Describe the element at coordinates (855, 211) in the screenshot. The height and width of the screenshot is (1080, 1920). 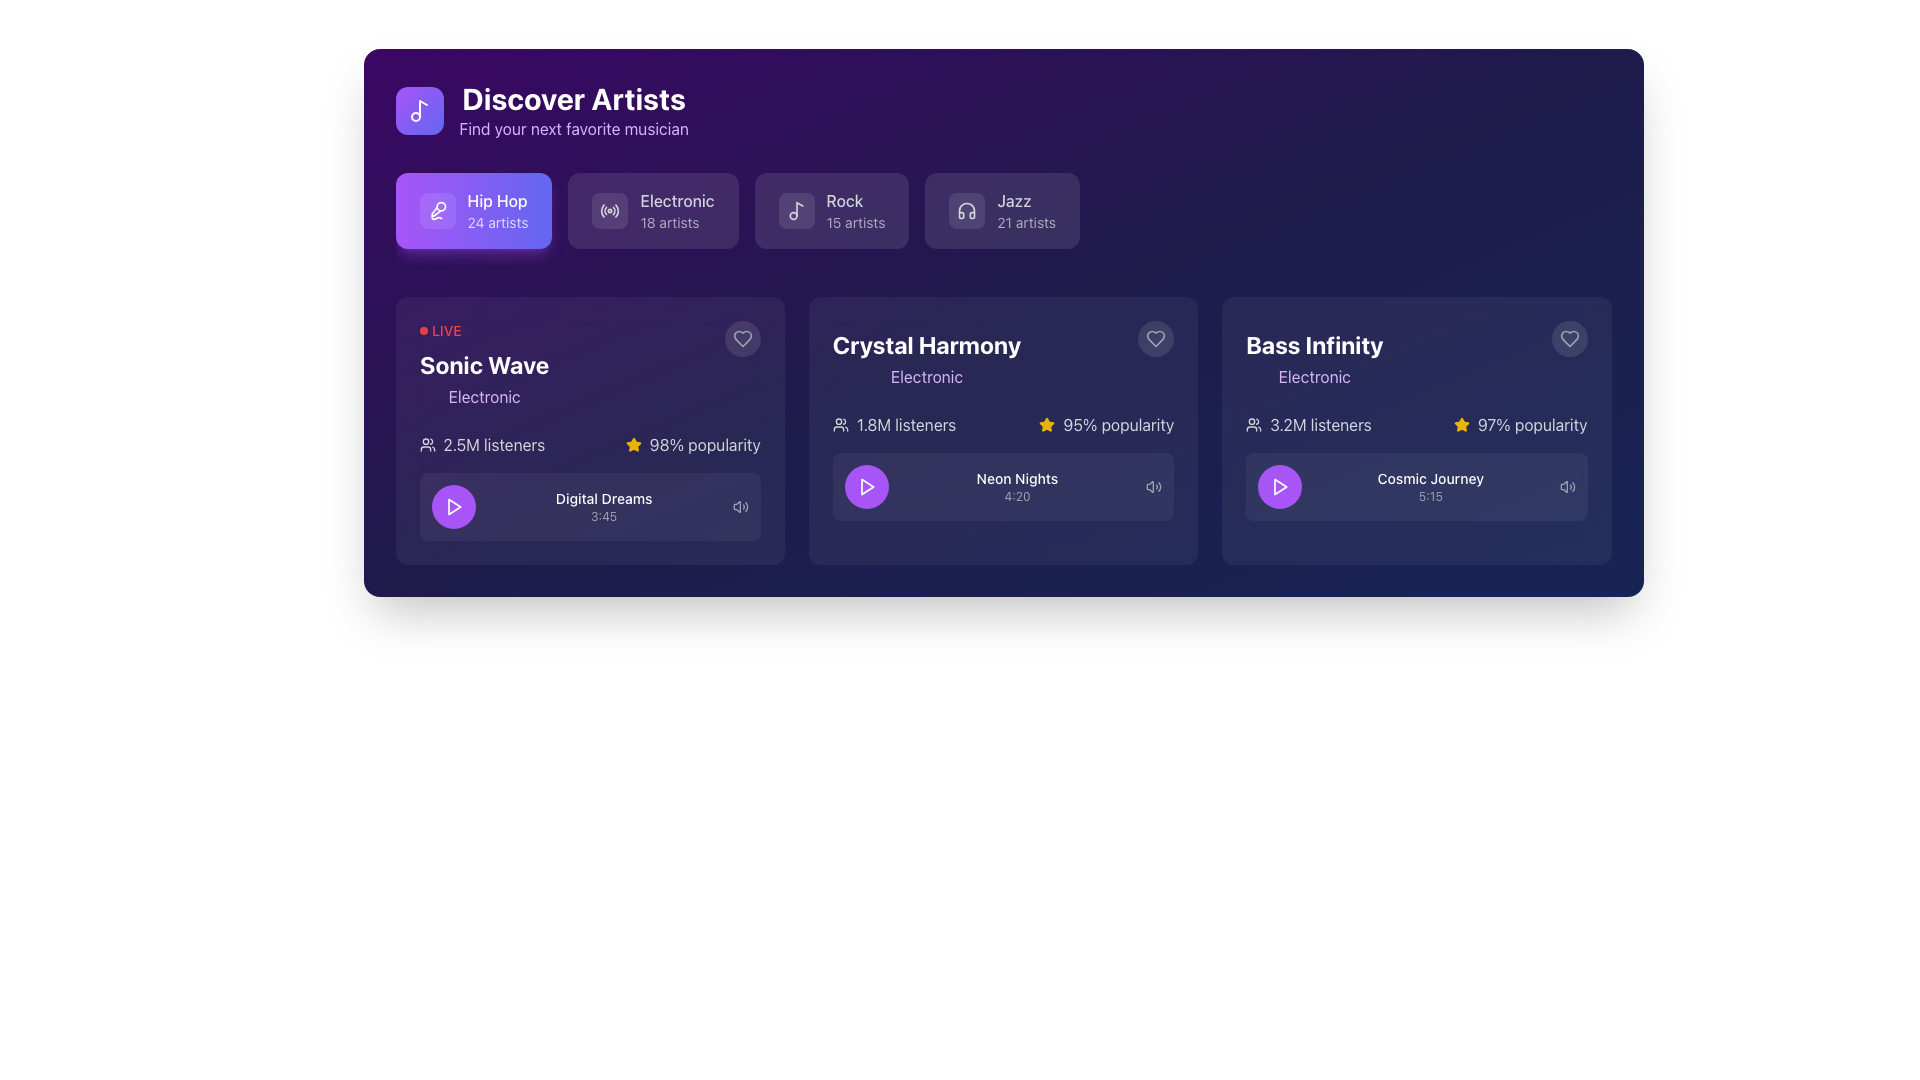
I see `the 'Rock' music category button, which is the third button from the left in a group of category buttons, to receive additional feedback` at that location.